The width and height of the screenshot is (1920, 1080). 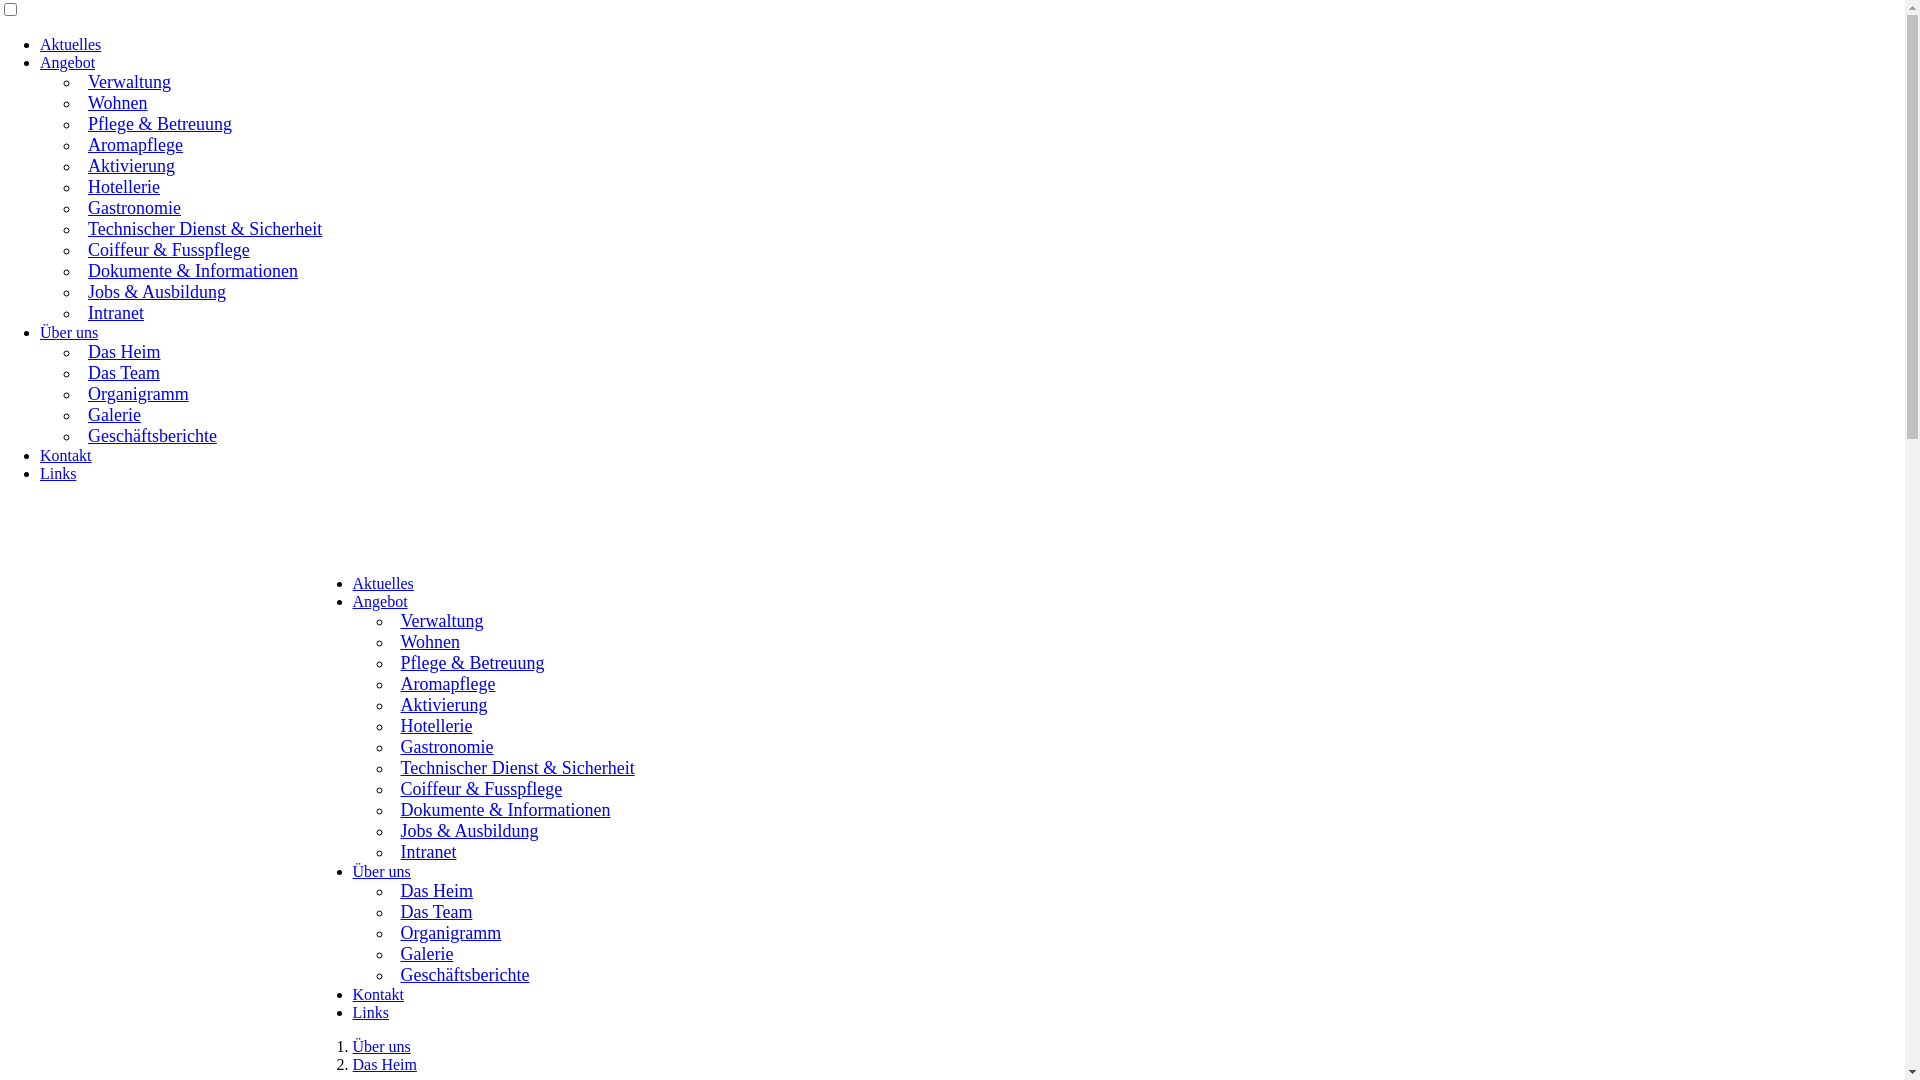 What do you see at coordinates (423, 951) in the screenshot?
I see `'Galerie'` at bounding box center [423, 951].